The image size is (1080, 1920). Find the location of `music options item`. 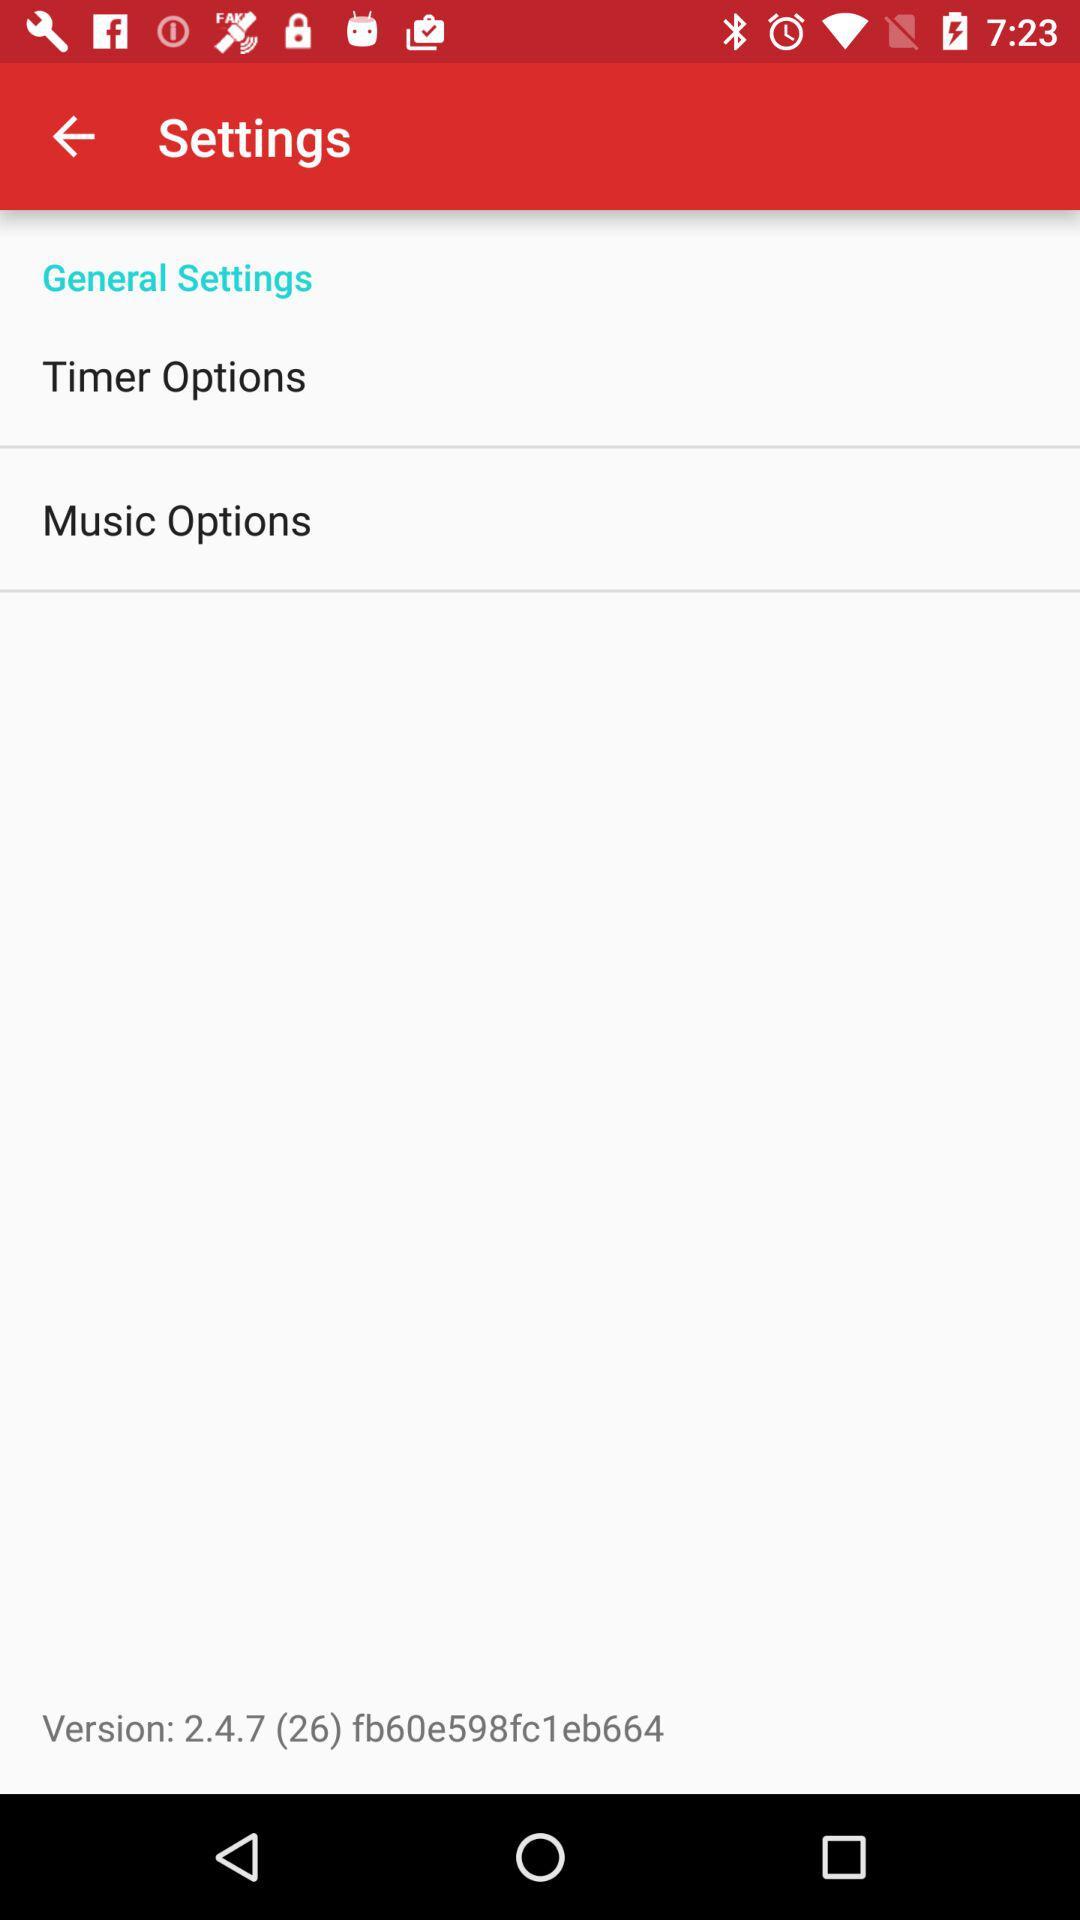

music options item is located at coordinates (176, 518).